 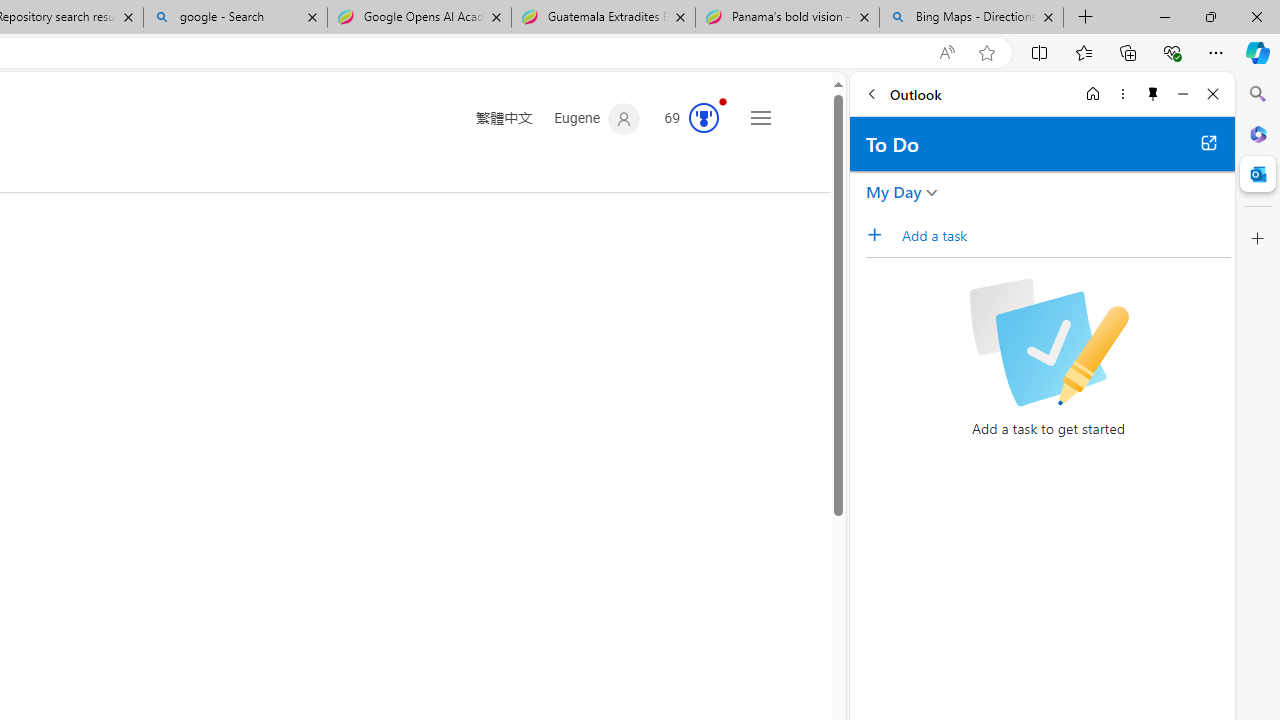 I want to click on 'Microsoft Rewards 66', so click(x=685, y=119).